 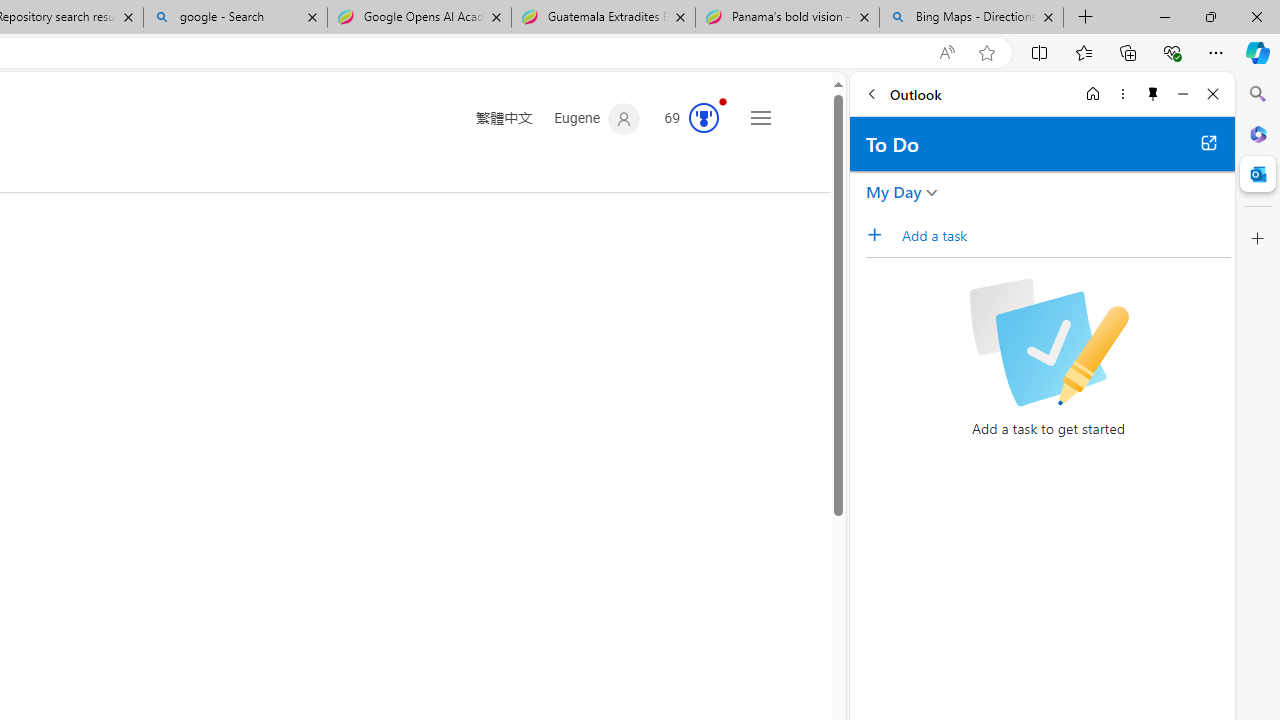 I want to click on 'Microsoft Rewards 66', so click(x=685, y=119).